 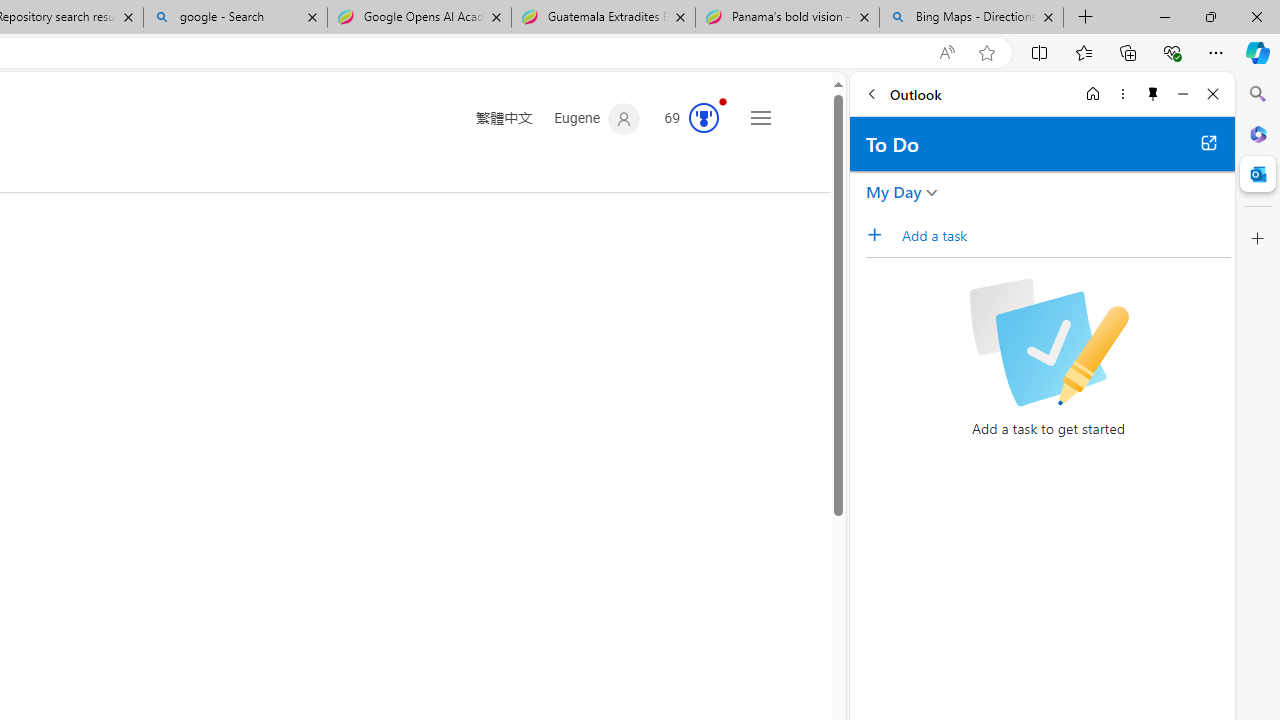 I want to click on 'Microsoft Rewards 66', so click(x=685, y=119).